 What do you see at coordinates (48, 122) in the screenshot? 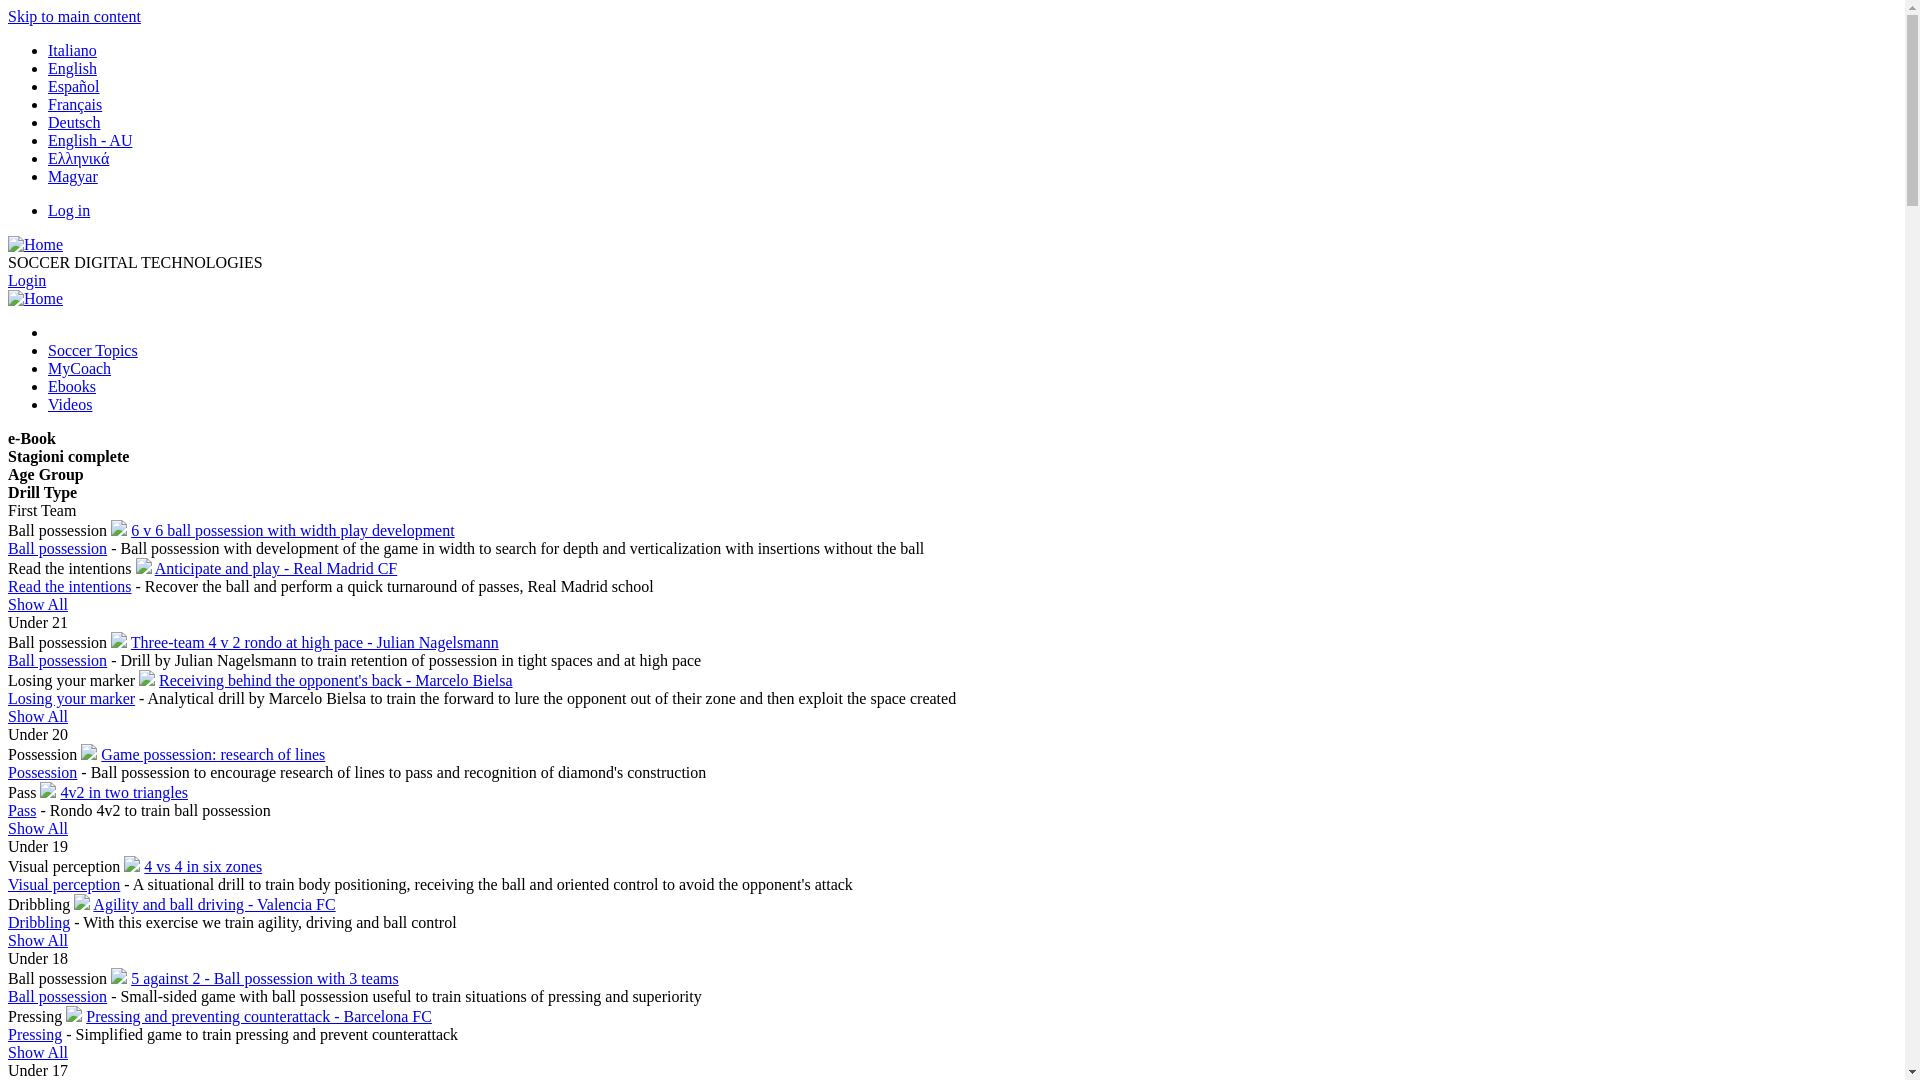
I see `'Deutsch'` at bounding box center [48, 122].